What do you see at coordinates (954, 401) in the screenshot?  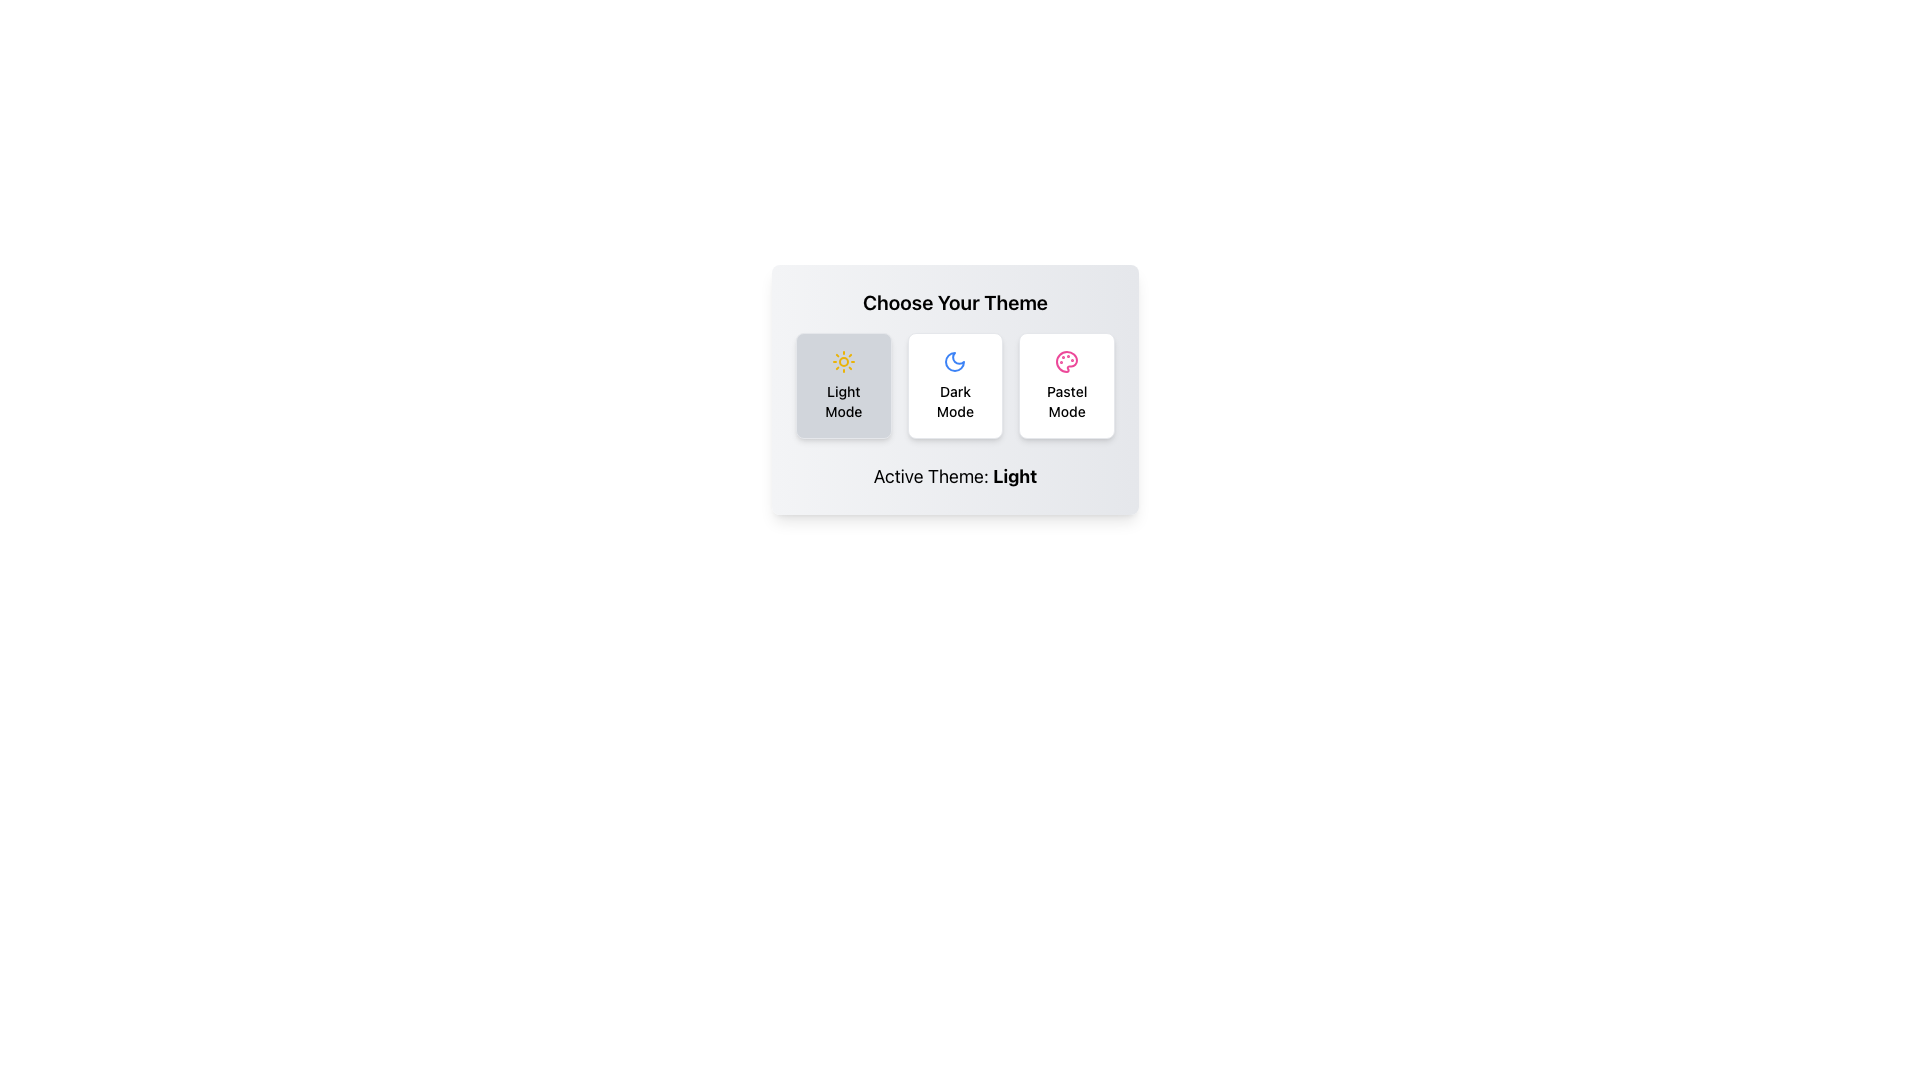 I see `the 'Dark Mode' text label that describes the functionality of the associated button in the theme selector` at bounding box center [954, 401].